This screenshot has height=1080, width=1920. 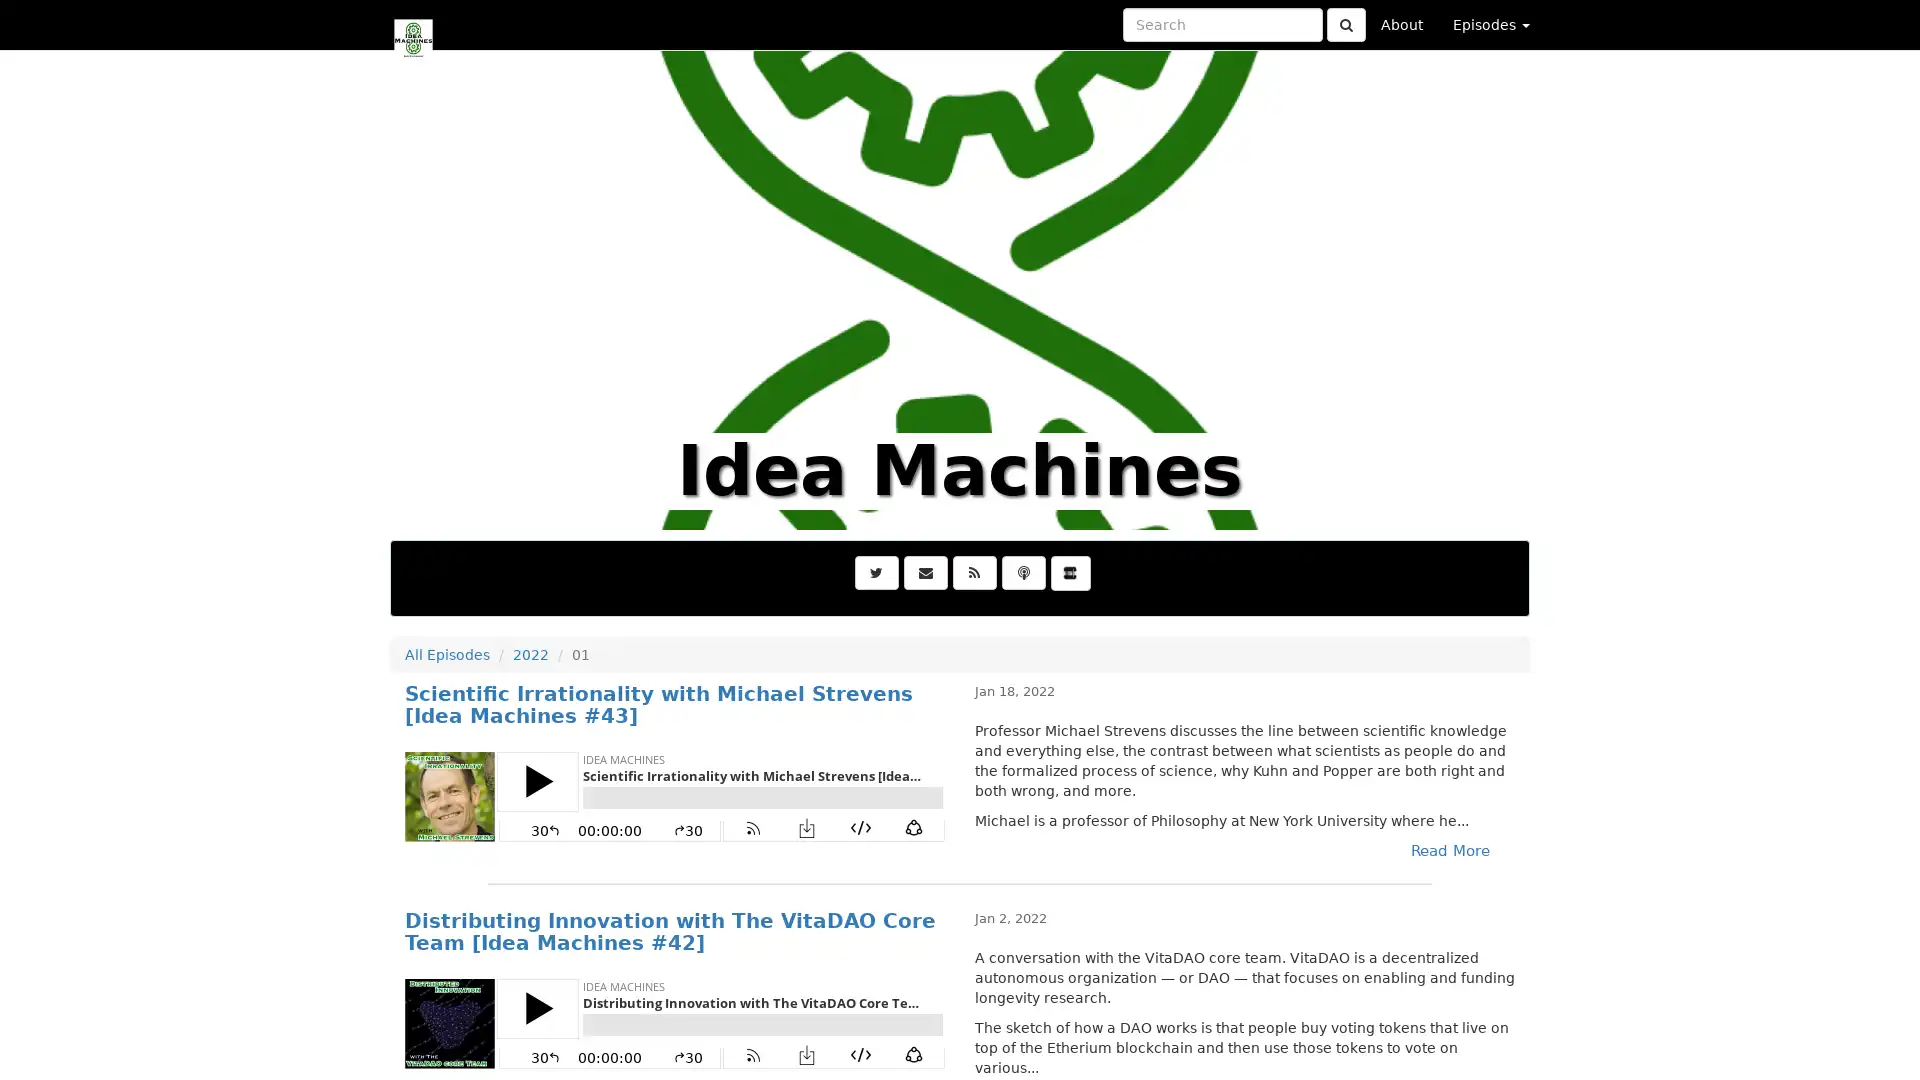 I want to click on Click to submit search, so click(x=1346, y=24).